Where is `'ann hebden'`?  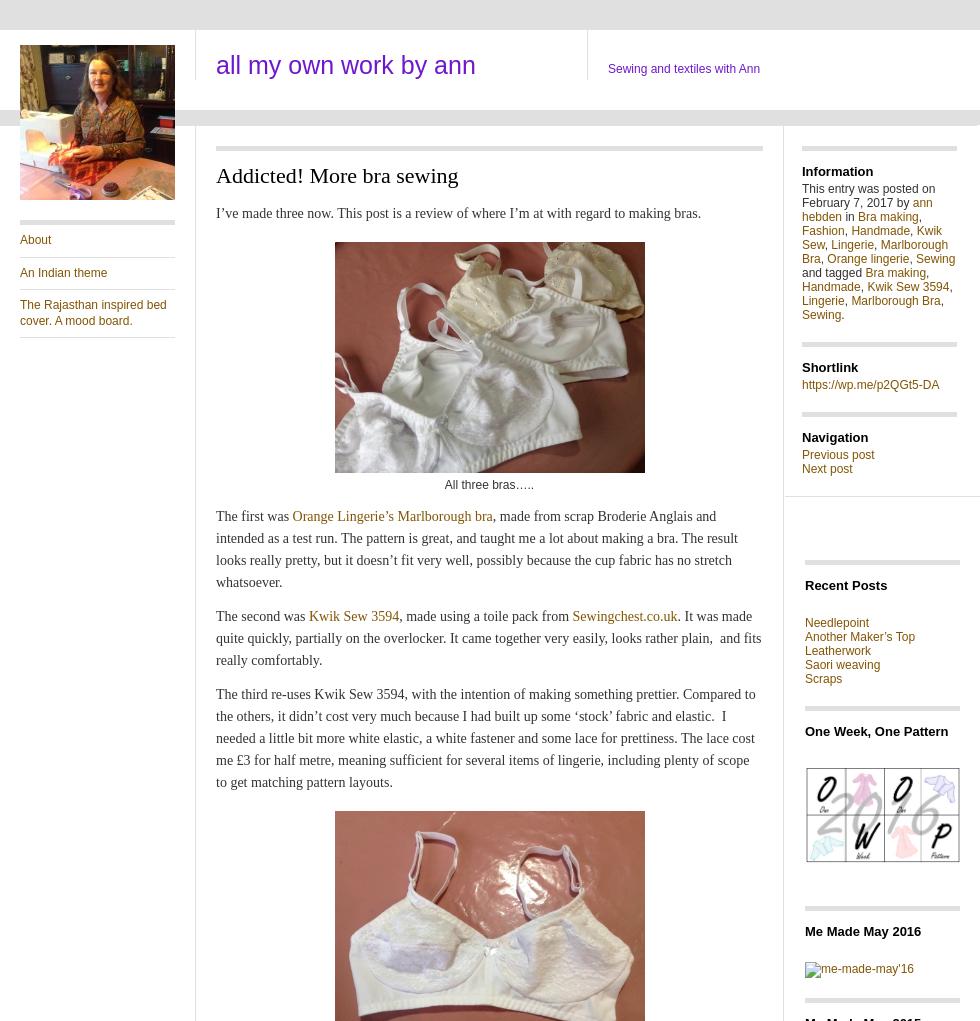
'ann hebden' is located at coordinates (867, 210).